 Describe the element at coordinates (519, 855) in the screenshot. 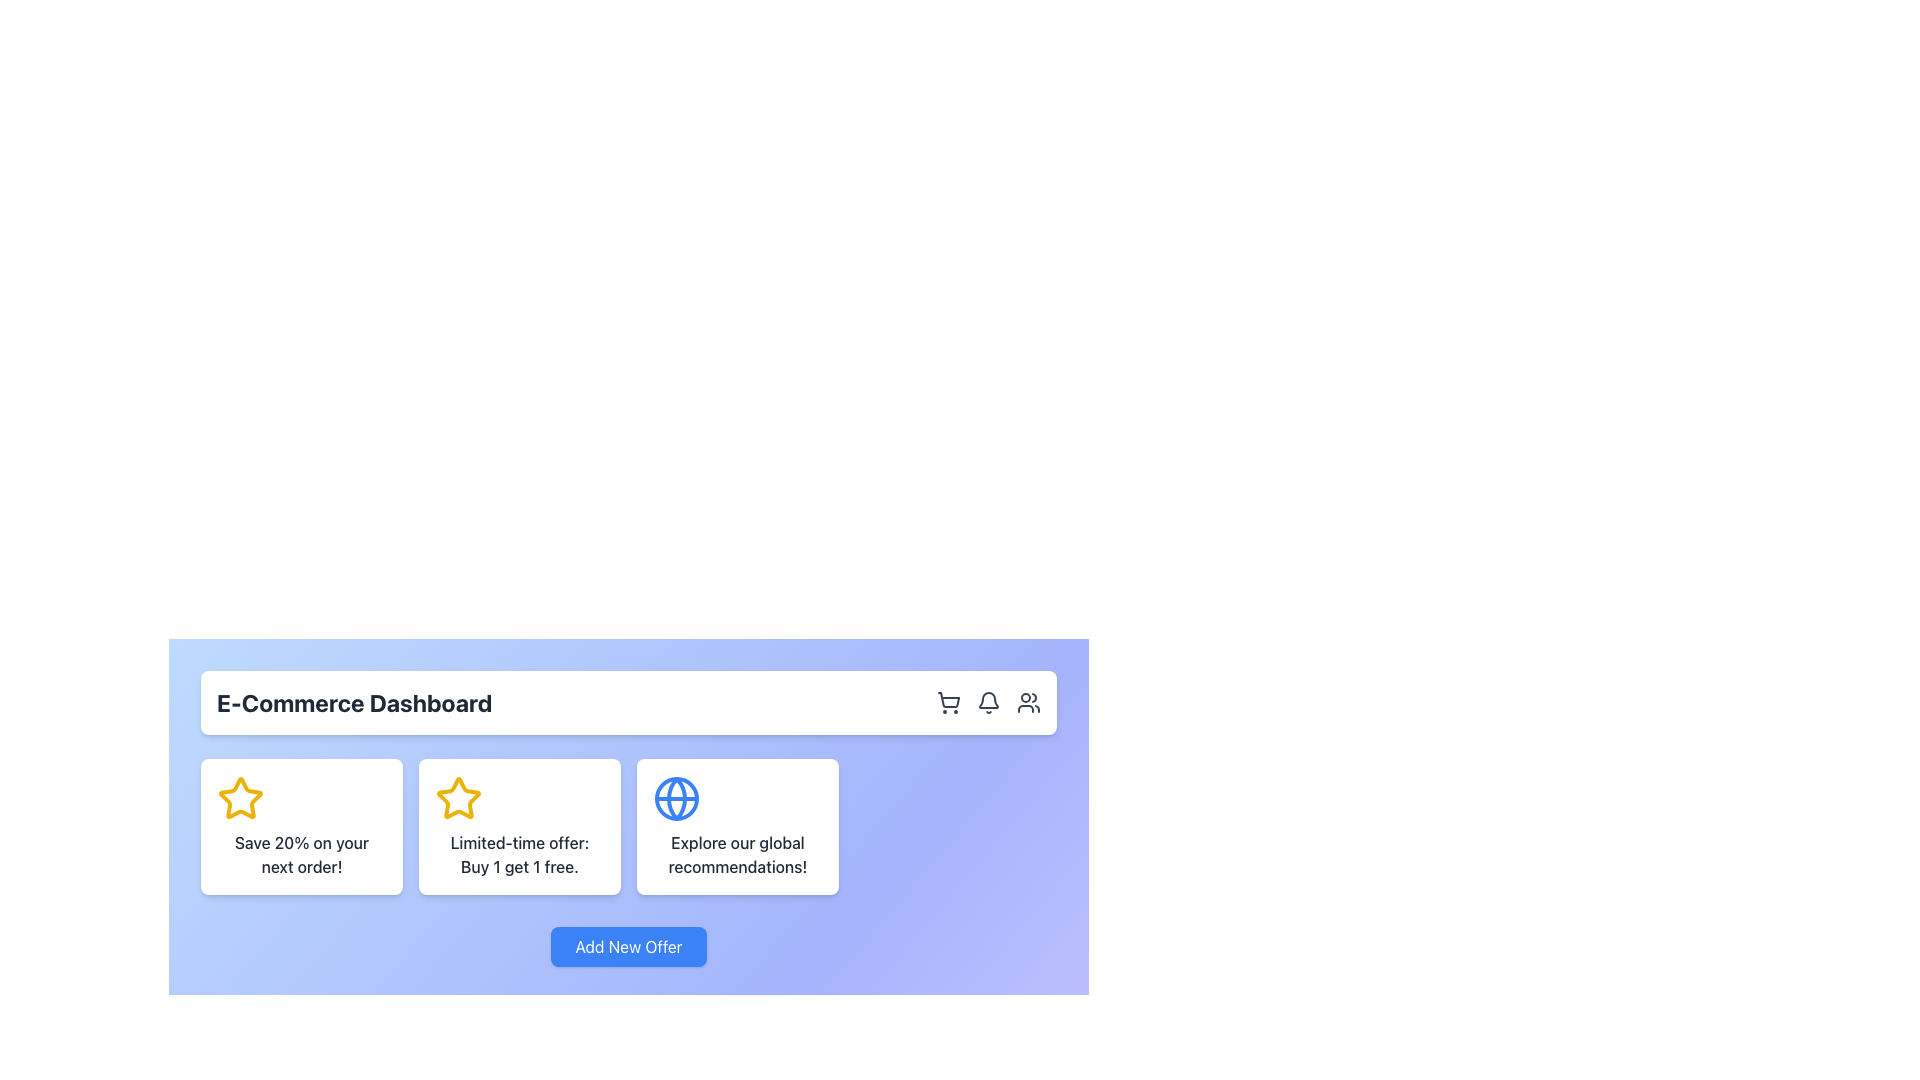

I see `the text element that communicates a time-sensitive promotional offer, located within a white, shadowed rectangular card, centered below a yellow star icon` at that location.